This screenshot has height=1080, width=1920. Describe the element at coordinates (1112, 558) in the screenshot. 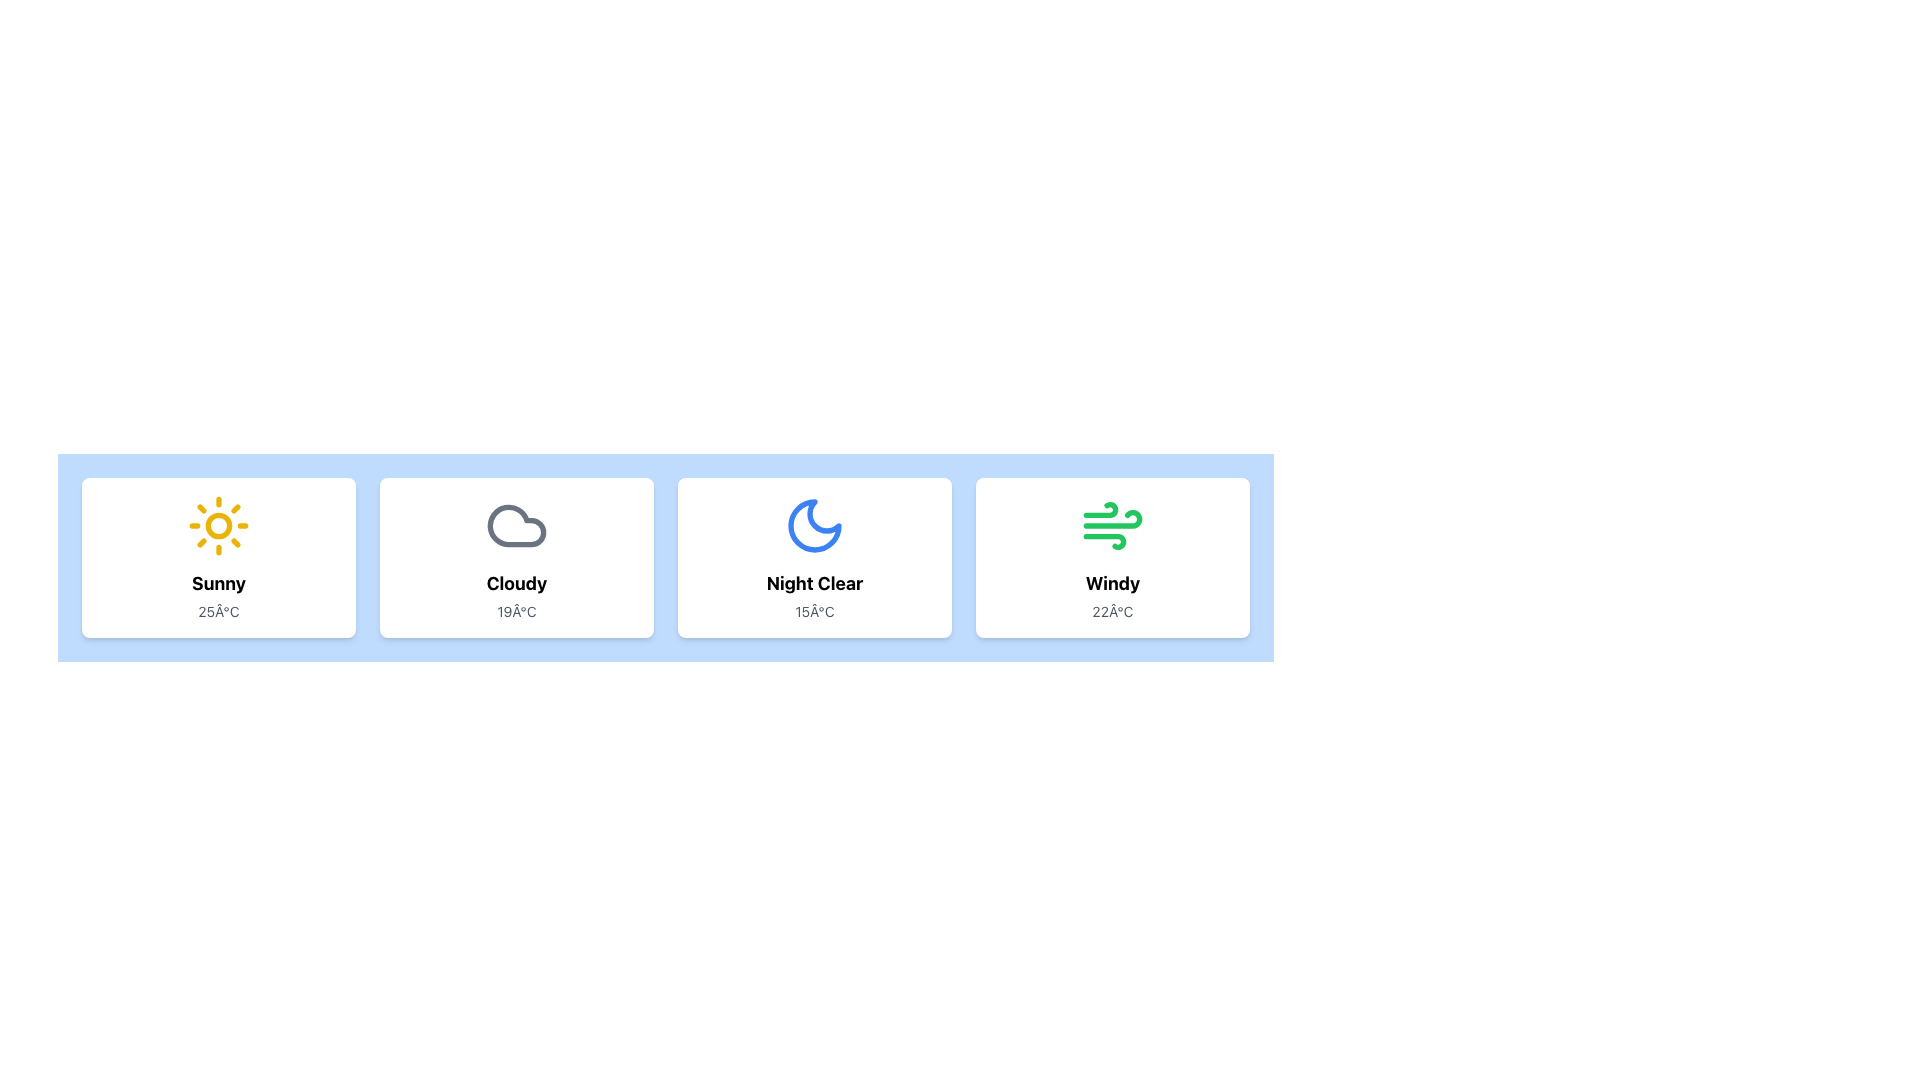

I see `the weather condition card that indicates windy weather with a temperature of 22°C, which is the fourth card in the row of weather summary cards` at that location.